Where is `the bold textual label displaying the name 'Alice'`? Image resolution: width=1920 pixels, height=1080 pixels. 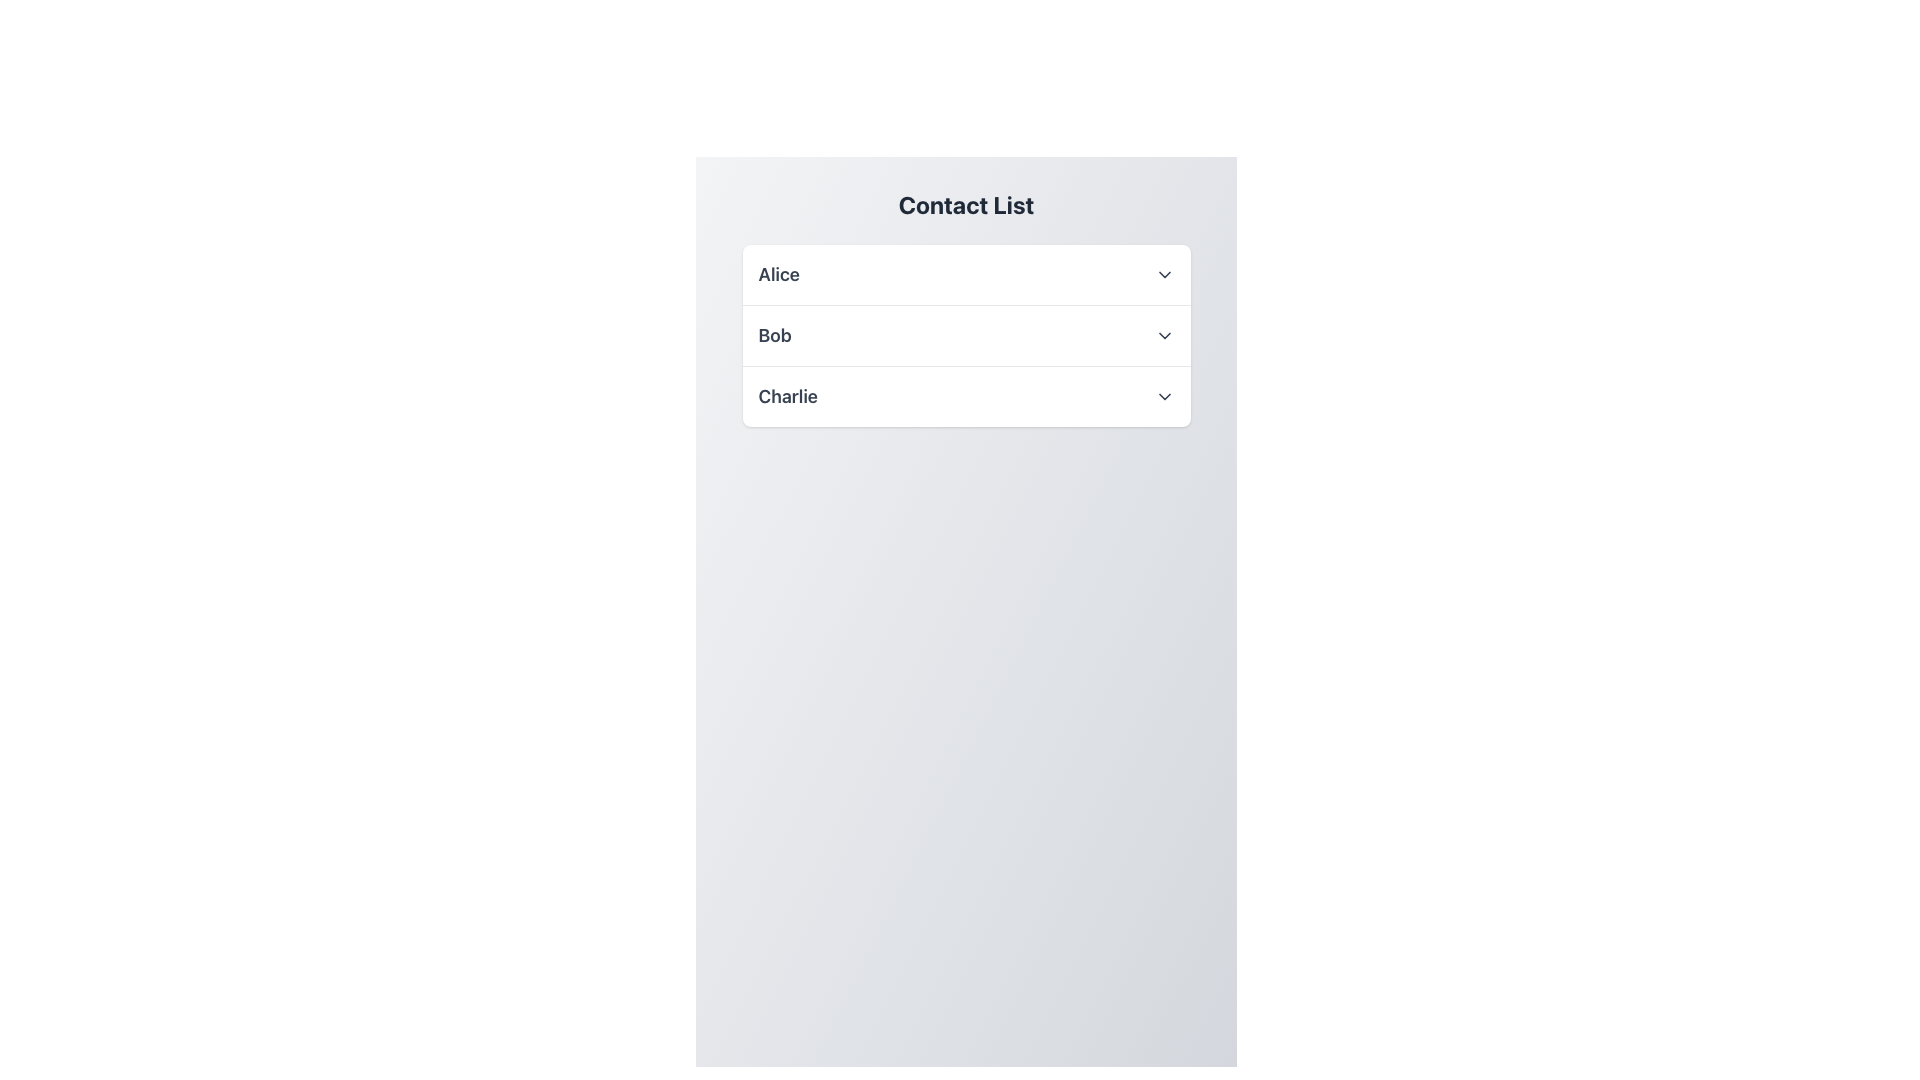
the bold textual label displaying the name 'Alice' is located at coordinates (778, 274).